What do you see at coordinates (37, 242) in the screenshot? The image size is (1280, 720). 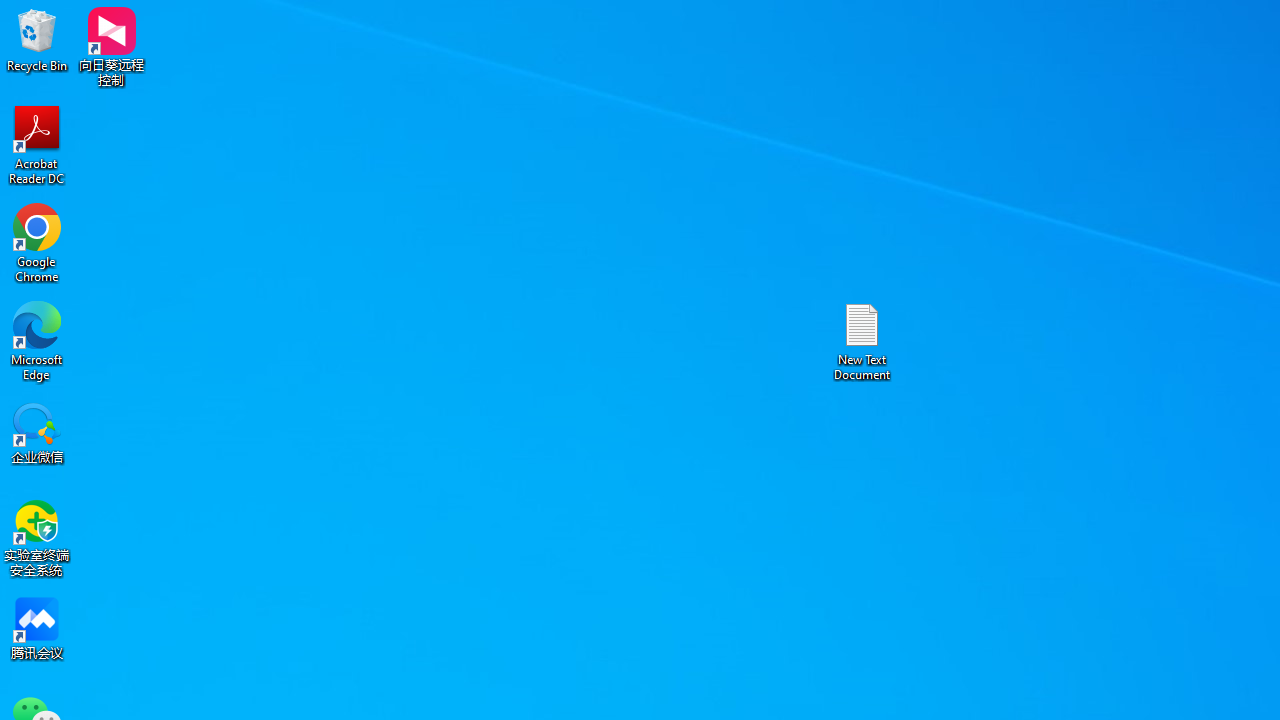 I see `'Google Chrome'` at bounding box center [37, 242].